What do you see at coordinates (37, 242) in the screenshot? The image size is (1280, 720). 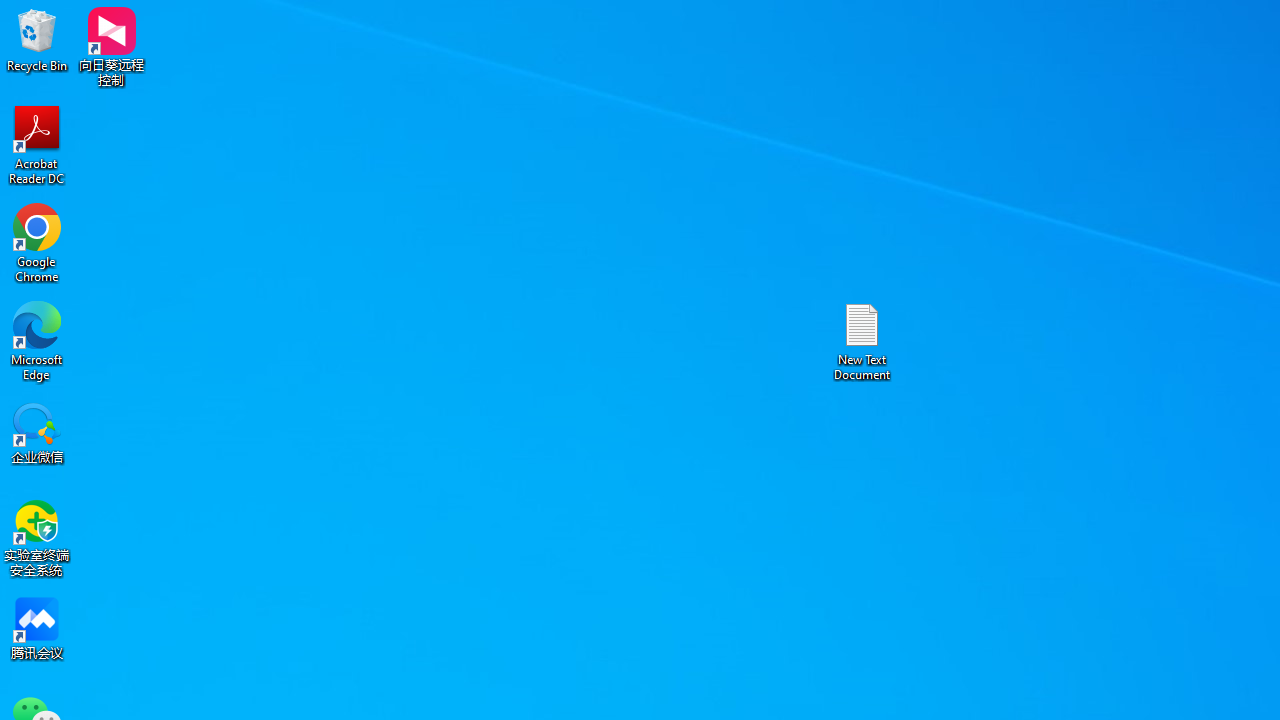 I see `'Google Chrome'` at bounding box center [37, 242].